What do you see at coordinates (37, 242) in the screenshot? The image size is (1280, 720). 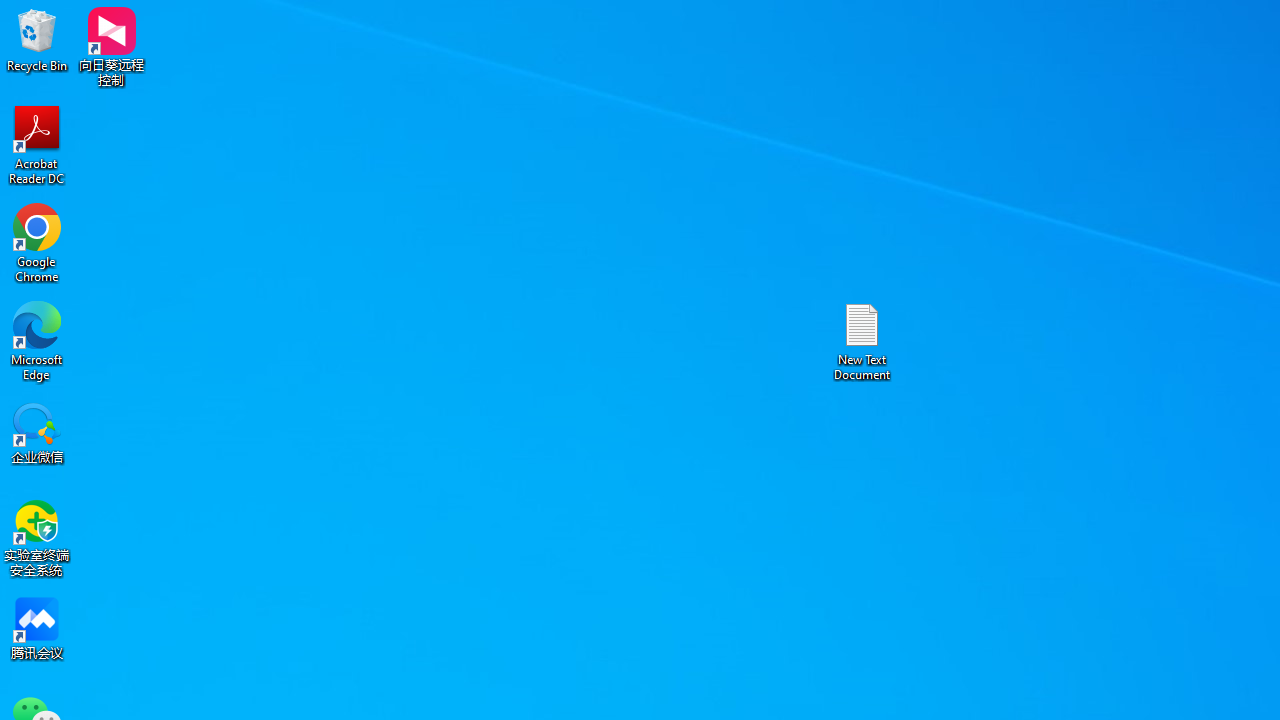 I see `'Google Chrome'` at bounding box center [37, 242].